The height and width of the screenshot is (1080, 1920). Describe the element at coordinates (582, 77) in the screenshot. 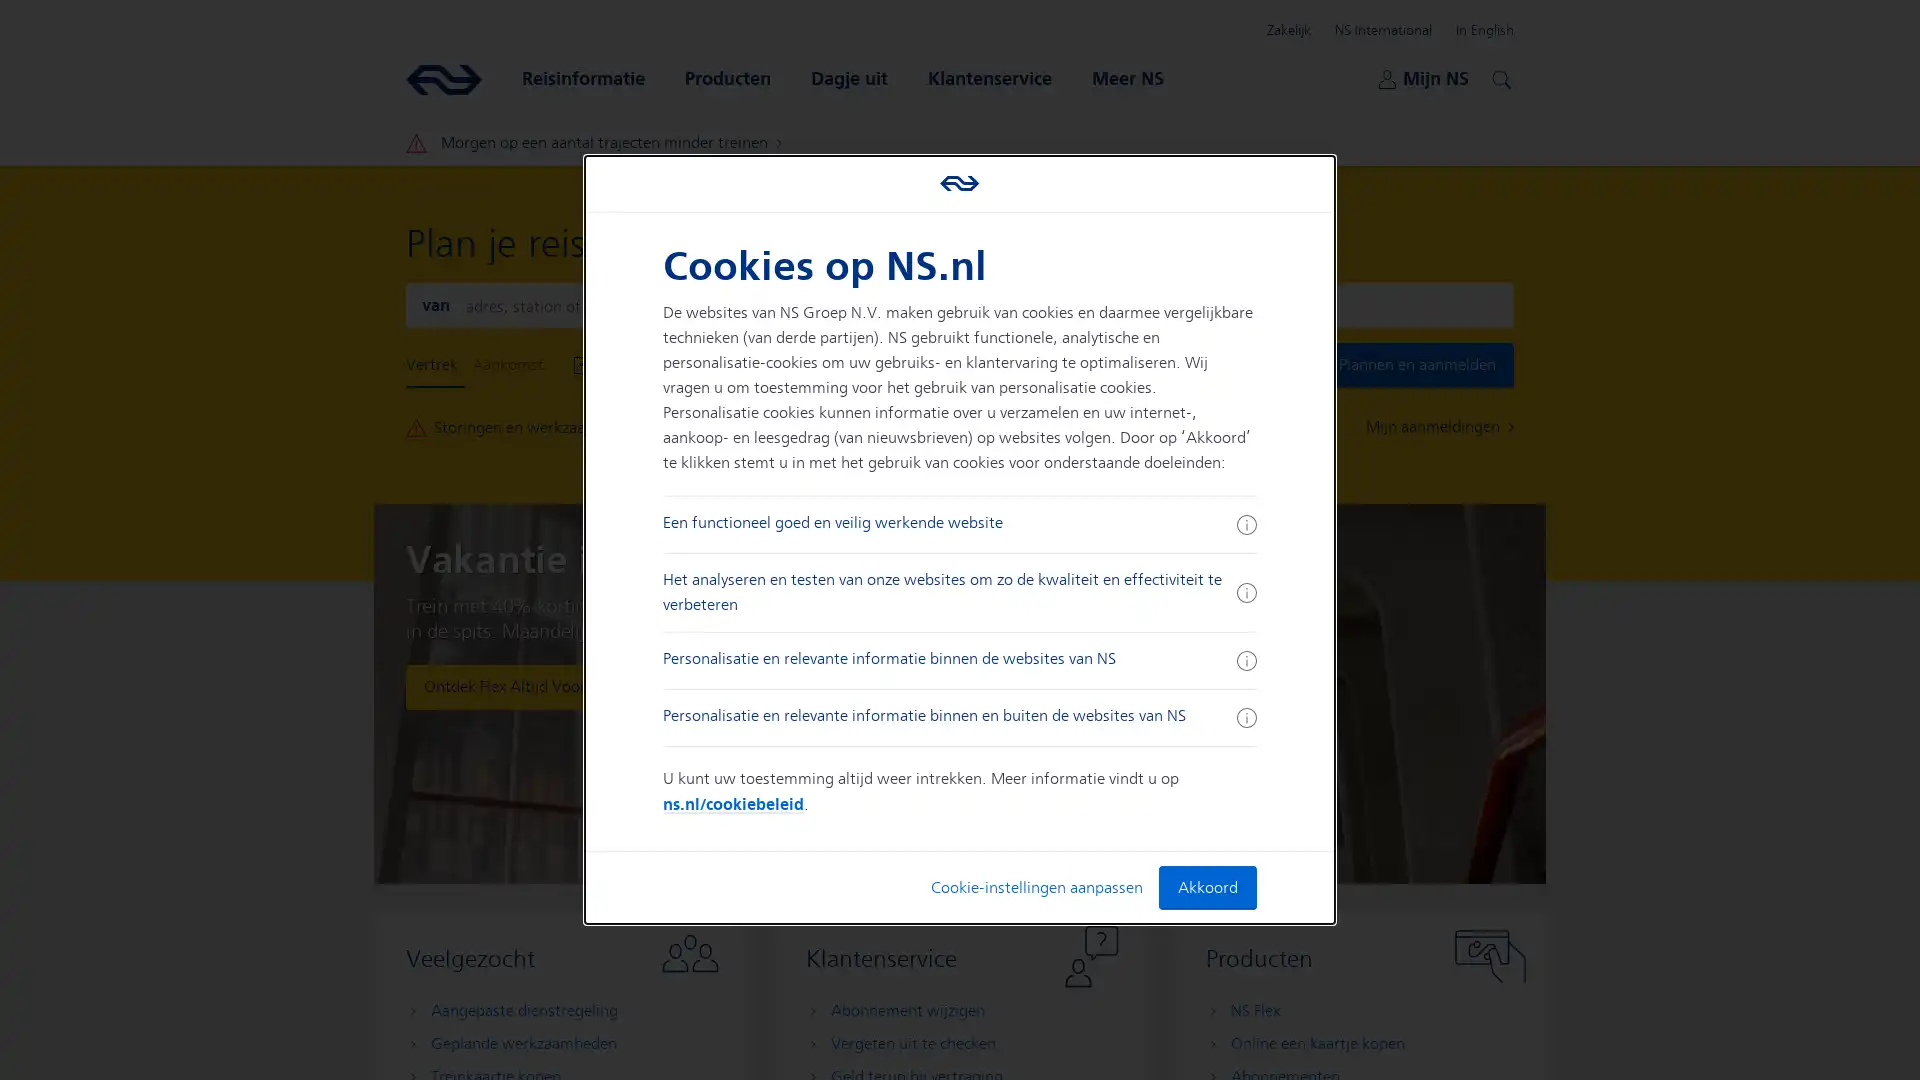

I see `Reisinformatie Open submenu` at that location.